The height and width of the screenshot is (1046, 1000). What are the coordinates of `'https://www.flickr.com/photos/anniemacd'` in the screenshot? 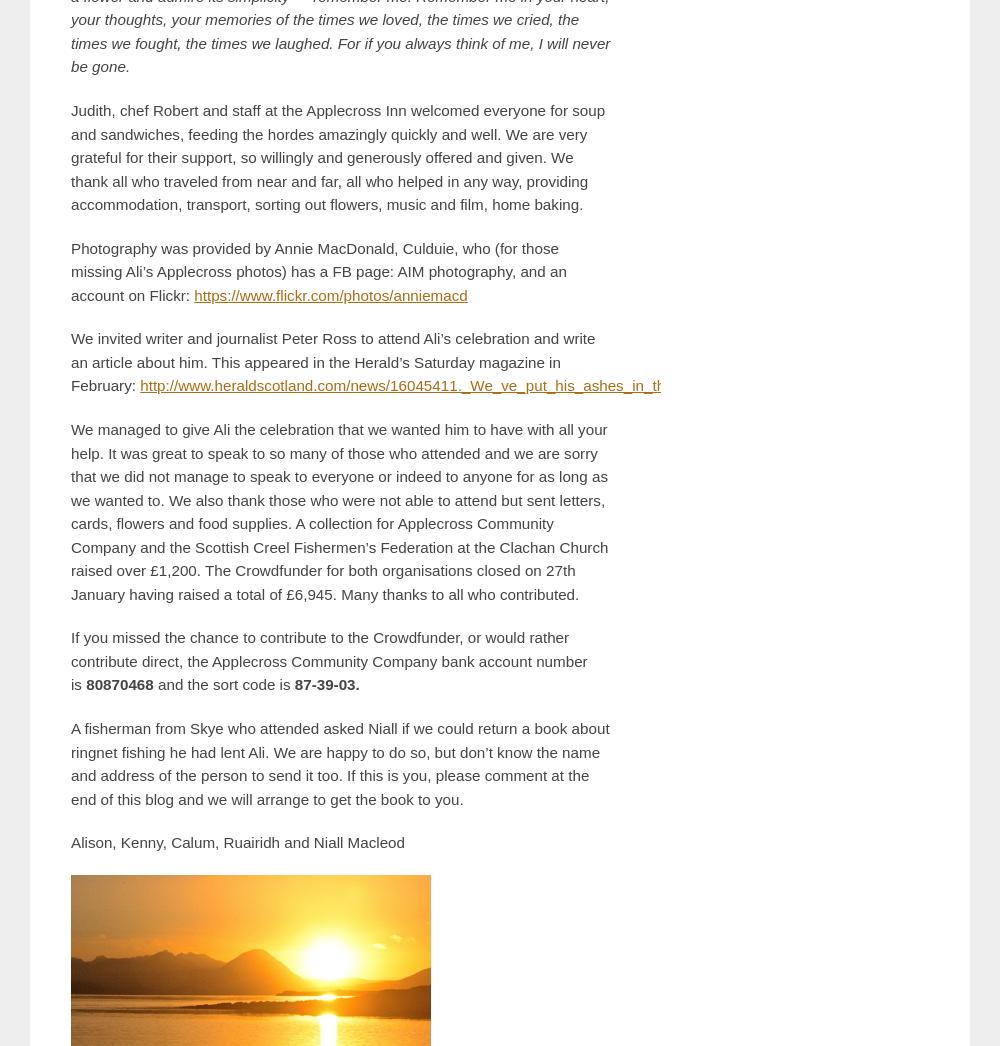 It's located at (329, 294).